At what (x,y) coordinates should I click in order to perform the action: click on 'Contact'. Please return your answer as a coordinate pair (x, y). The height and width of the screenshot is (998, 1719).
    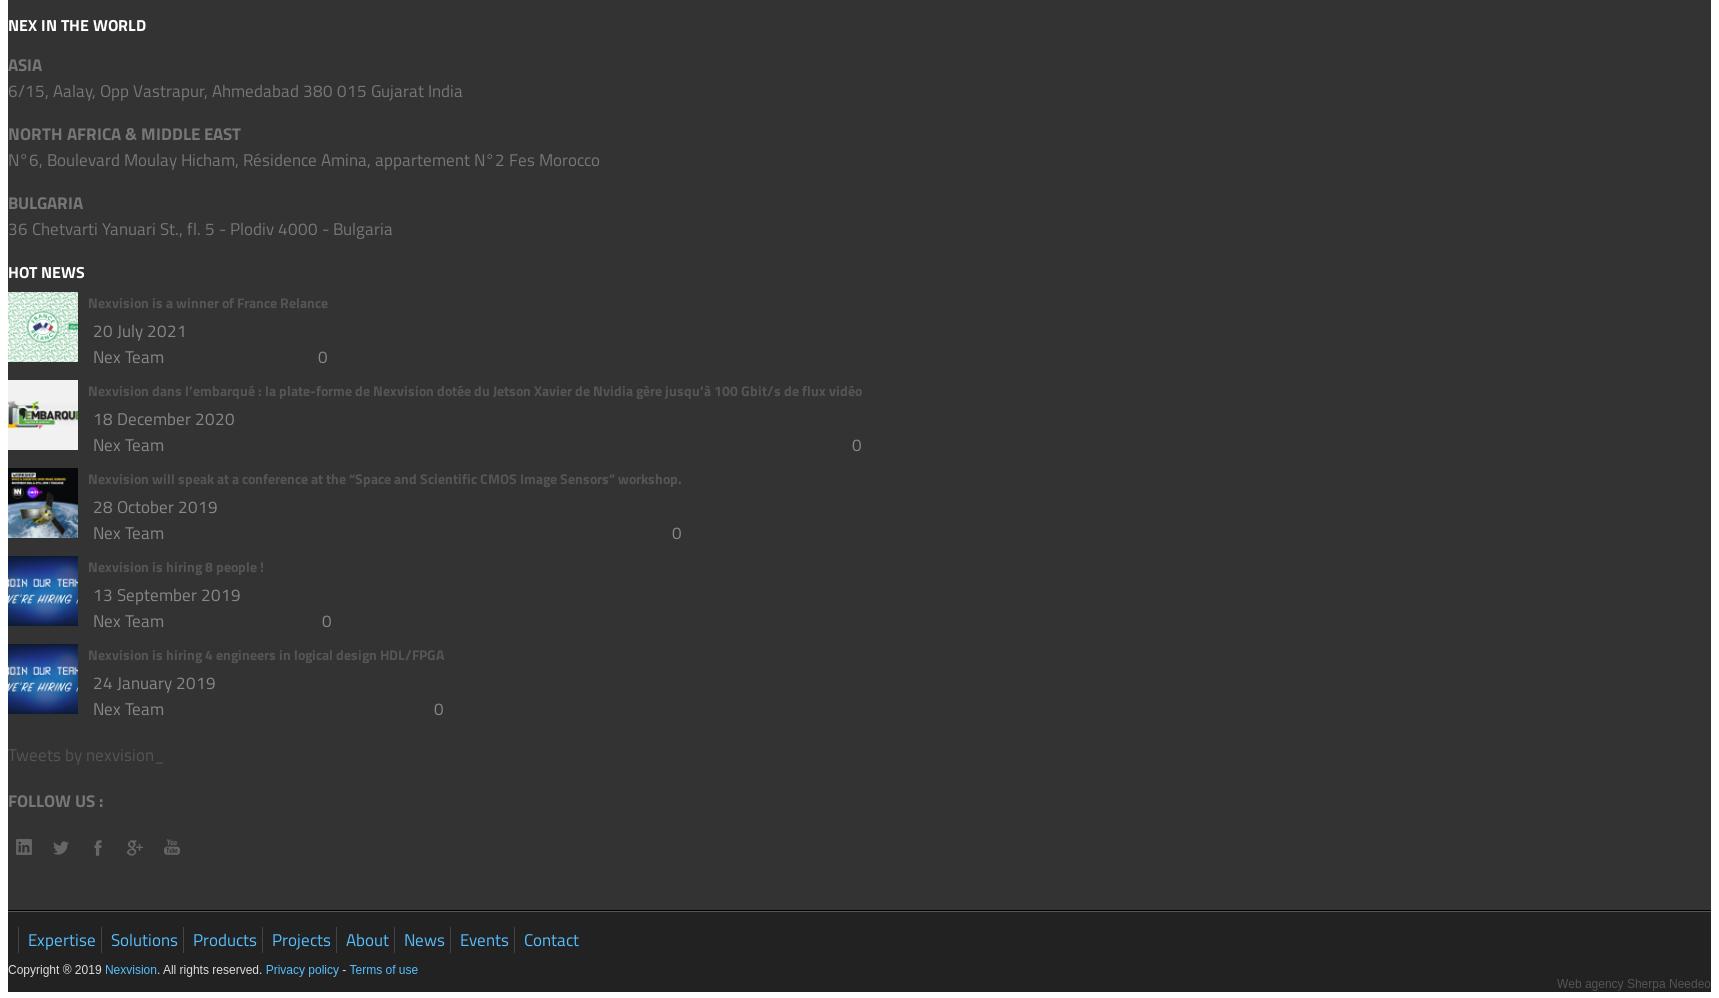
    Looking at the image, I should click on (551, 939).